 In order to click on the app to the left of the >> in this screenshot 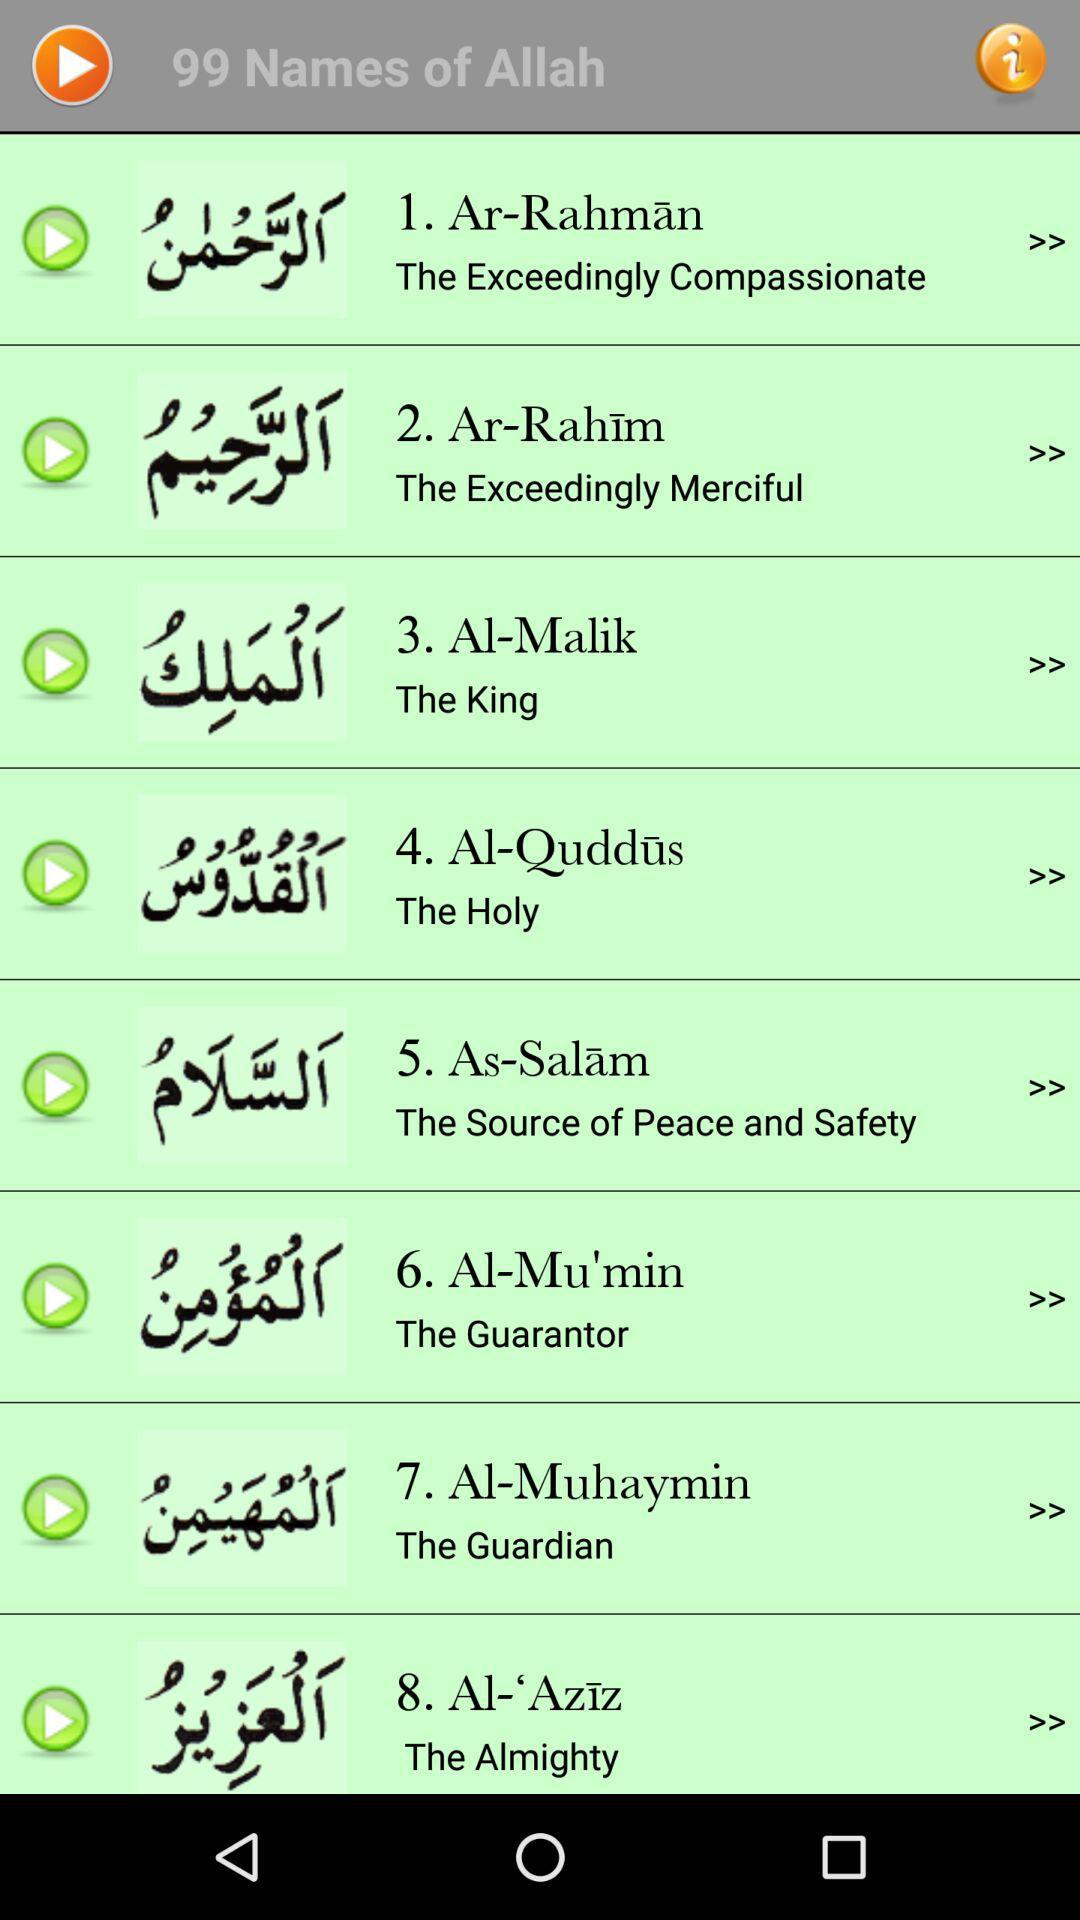, I will do `click(511, 1332)`.